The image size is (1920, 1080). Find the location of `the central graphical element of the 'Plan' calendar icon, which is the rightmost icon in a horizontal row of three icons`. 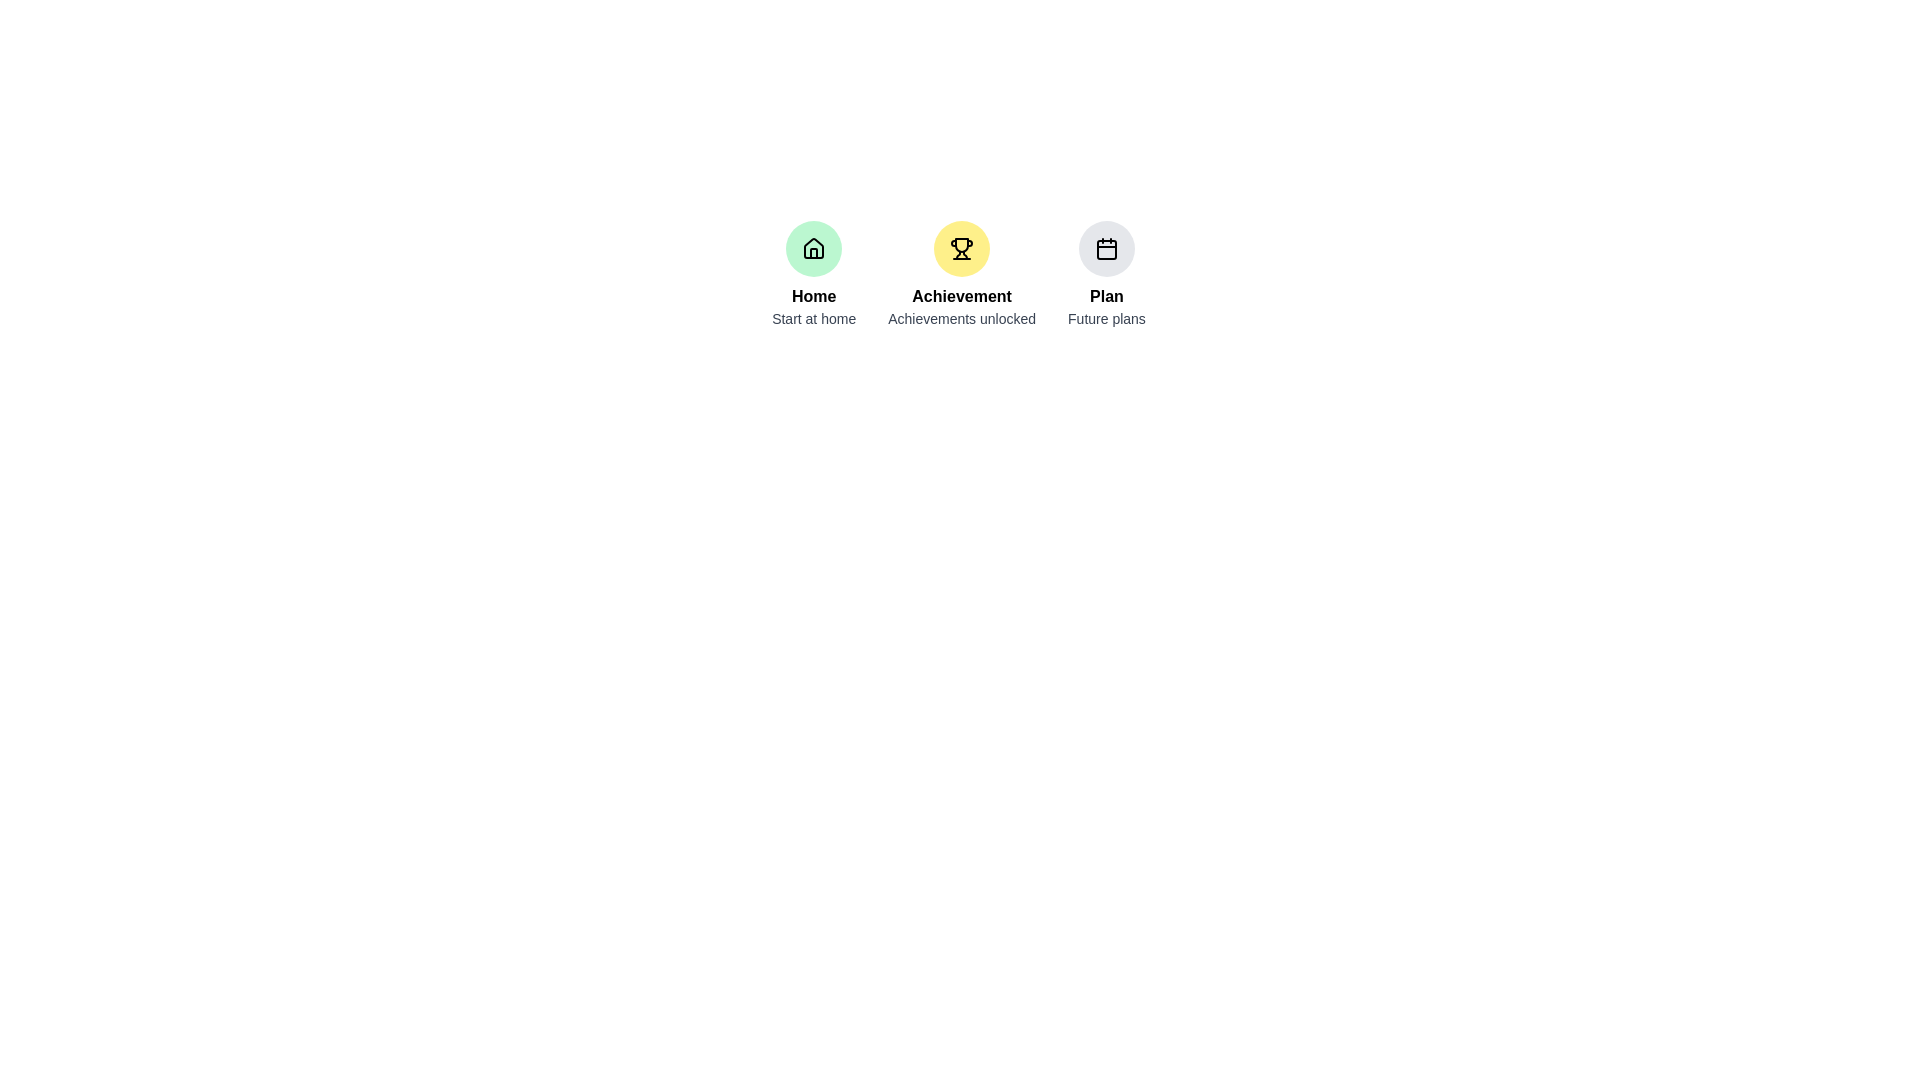

the central graphical element of the 'Plan' calendar icon, which is the rightmost icon in a horizontal row of three icons is located at coordinates (1105, 249).